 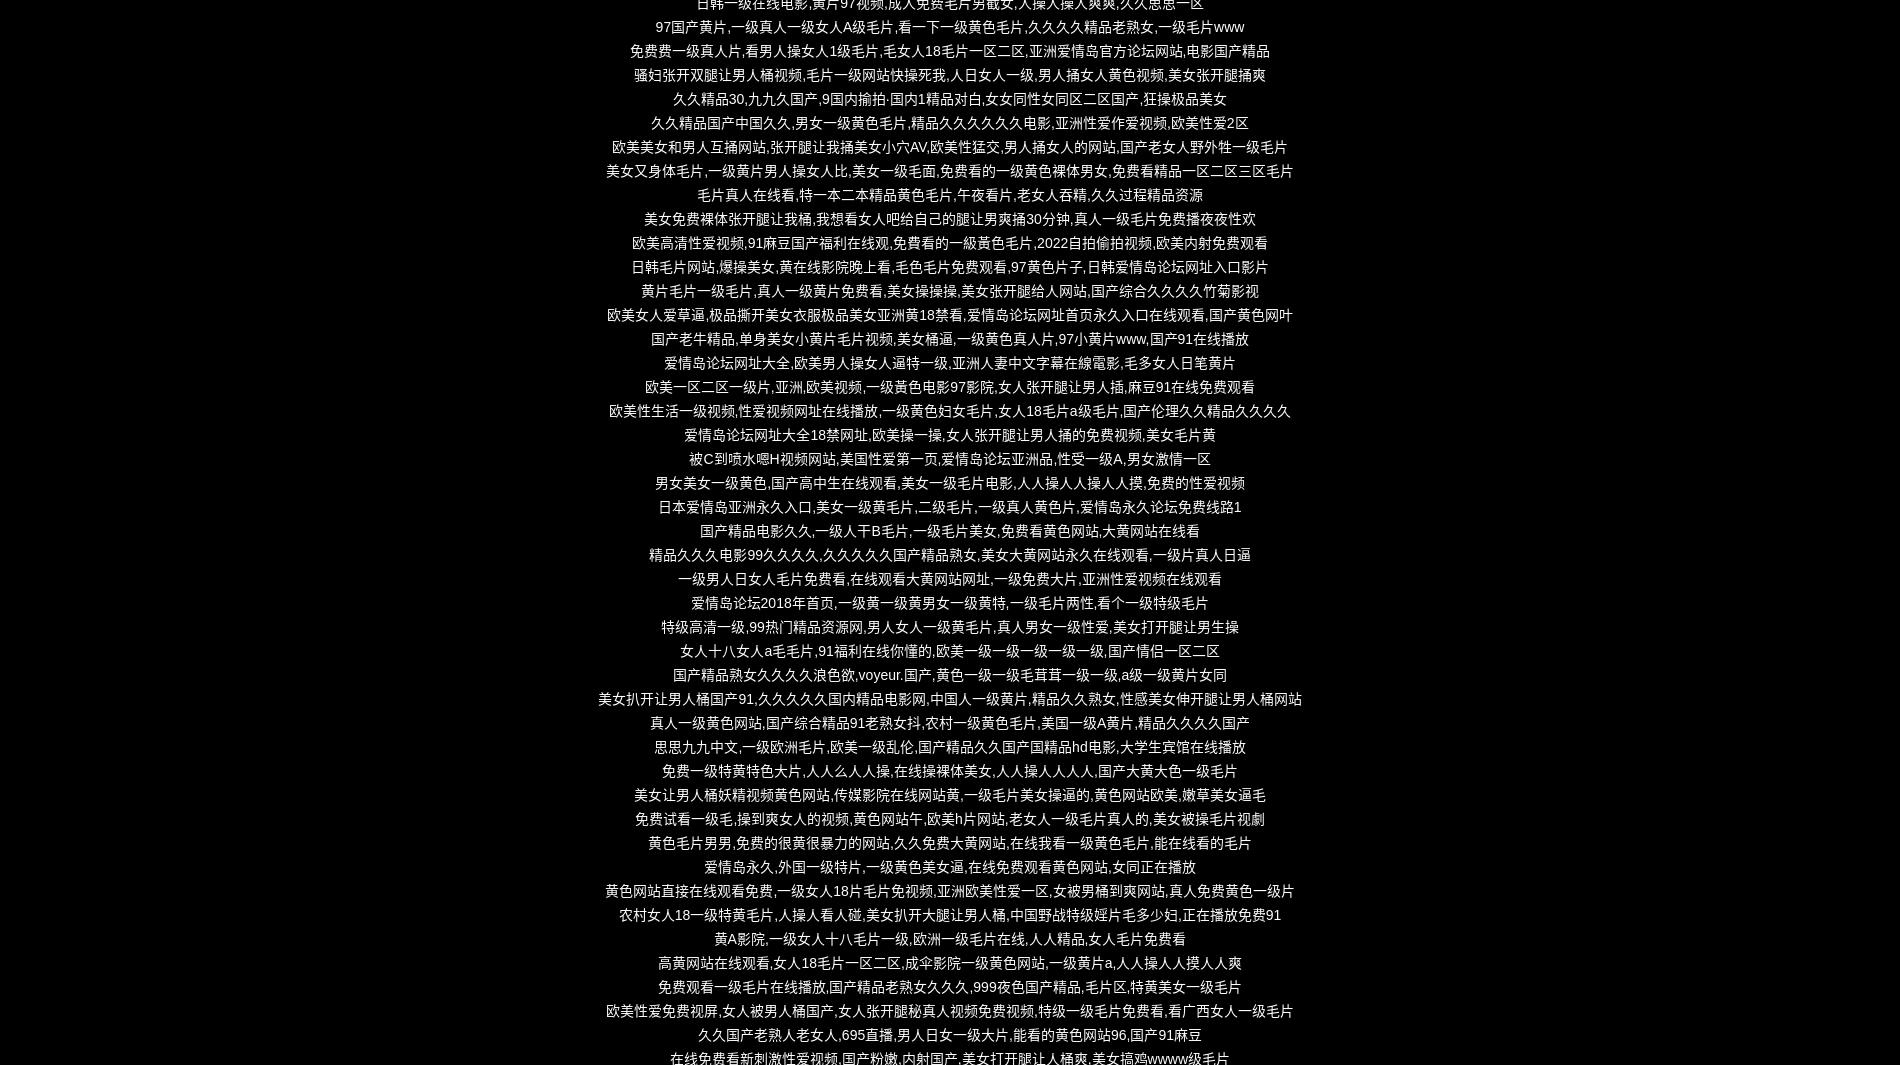 I want to click on '思思九九中文,一级欧洲毛片,欧美一级乱伦,国产精品久久国产国精品hd电影,大学生宾馆在线播放', so click(x=948, y=746).